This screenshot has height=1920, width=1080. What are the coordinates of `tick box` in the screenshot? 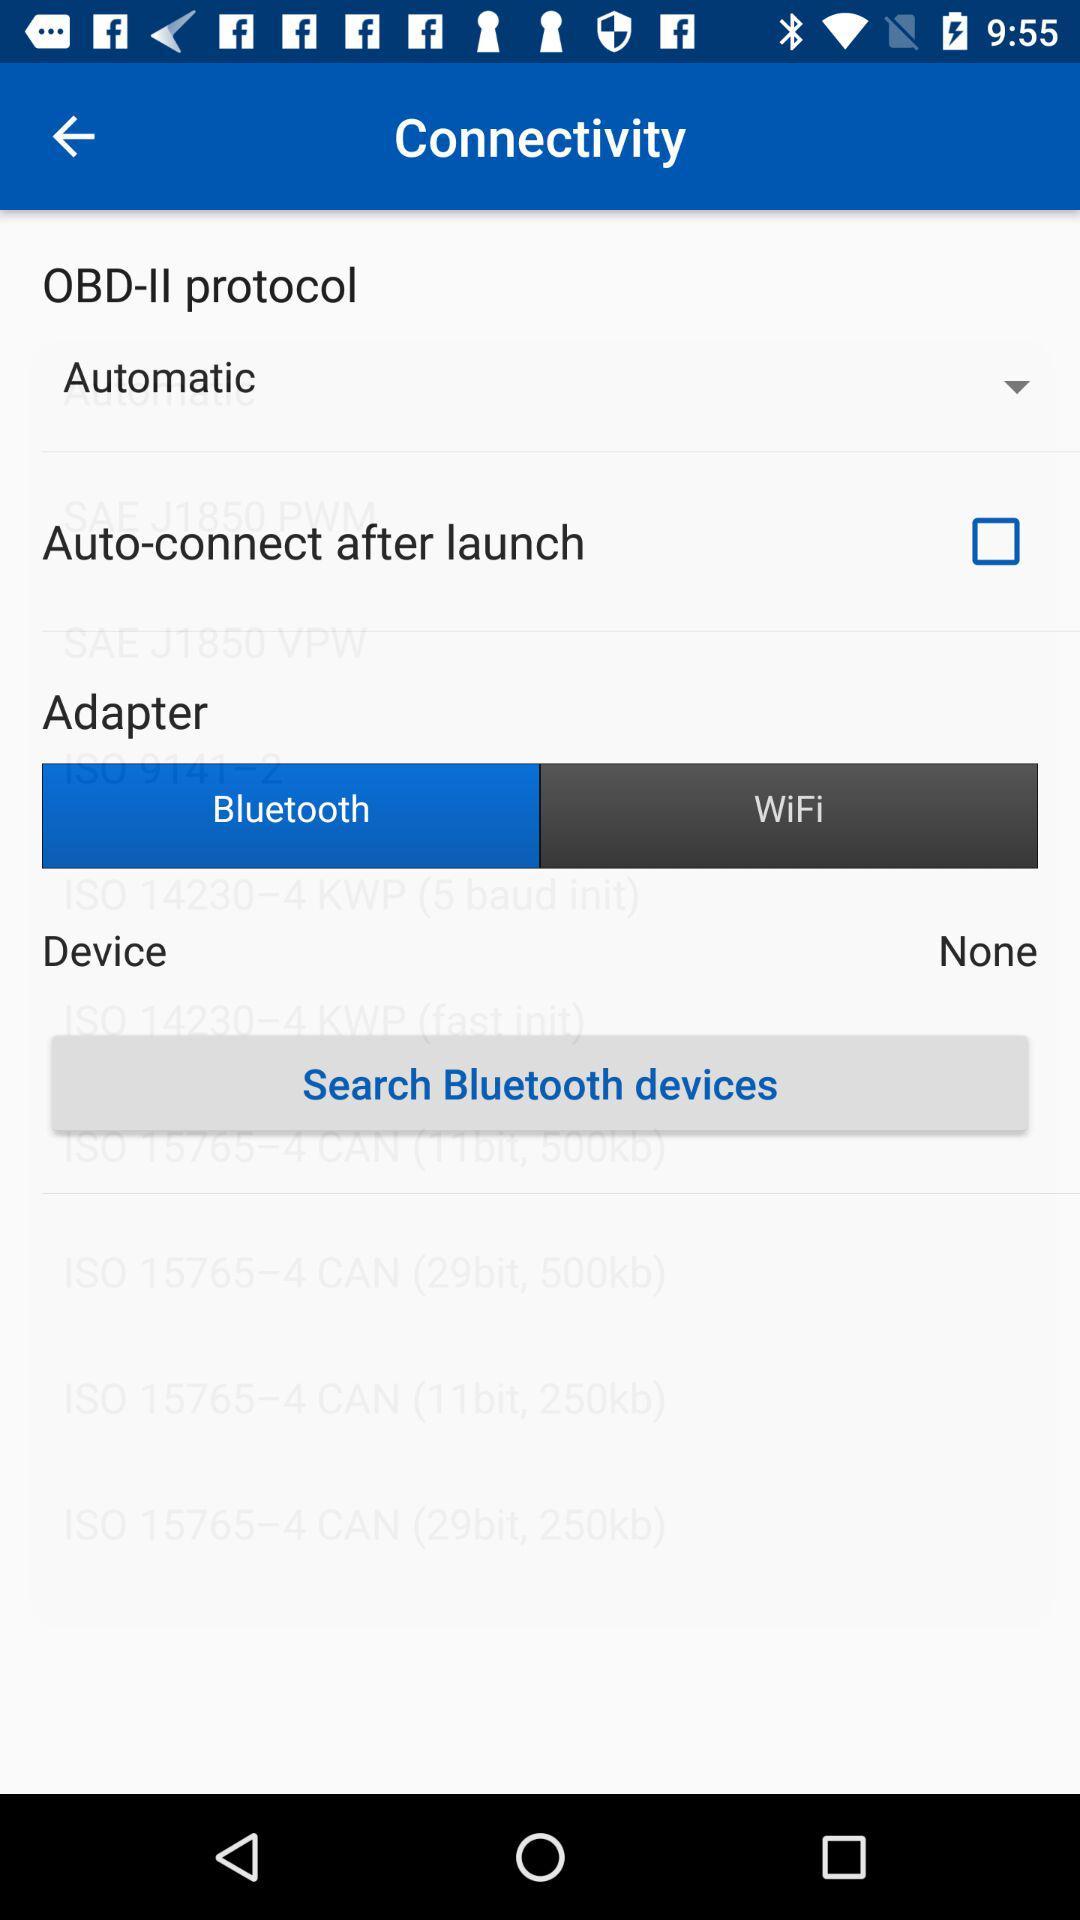 It's located at (995, 541).